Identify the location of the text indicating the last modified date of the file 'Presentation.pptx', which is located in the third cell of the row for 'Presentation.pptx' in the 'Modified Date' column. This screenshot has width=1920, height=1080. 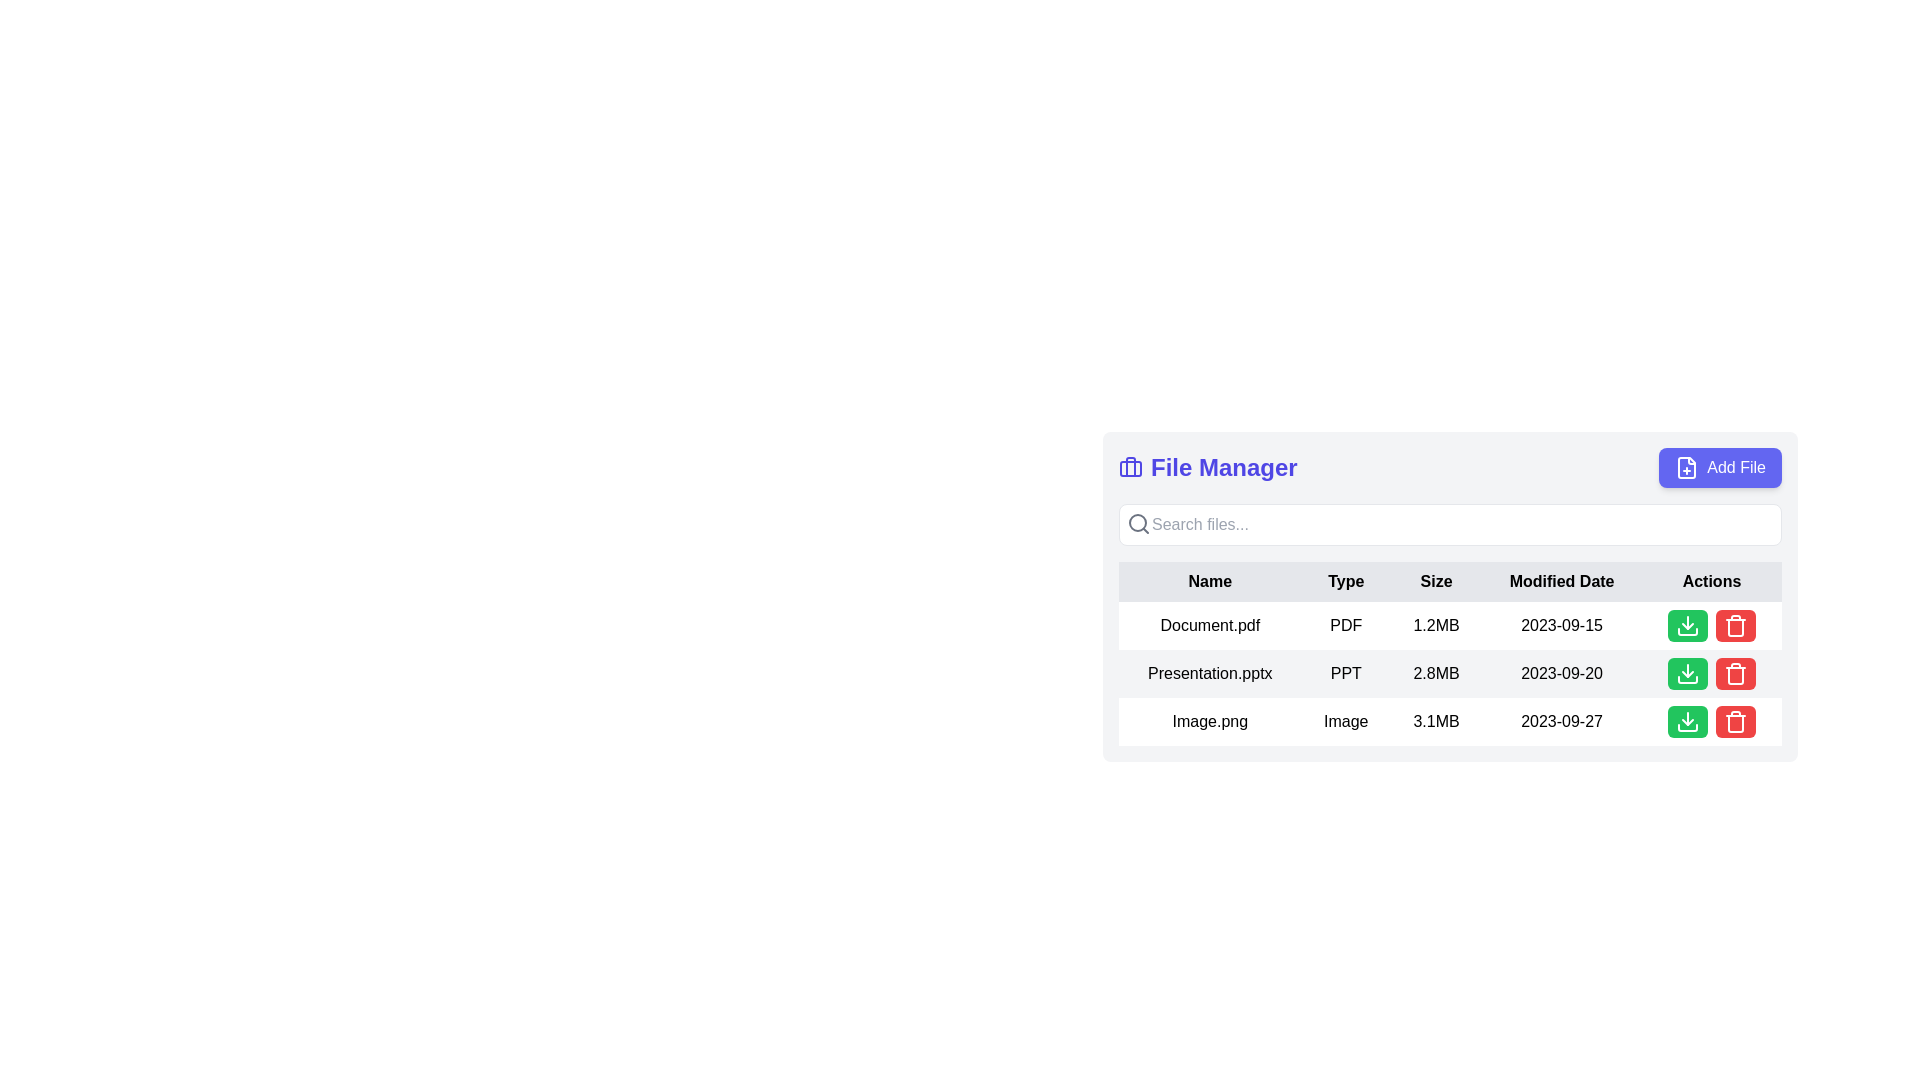
(1561, 674).